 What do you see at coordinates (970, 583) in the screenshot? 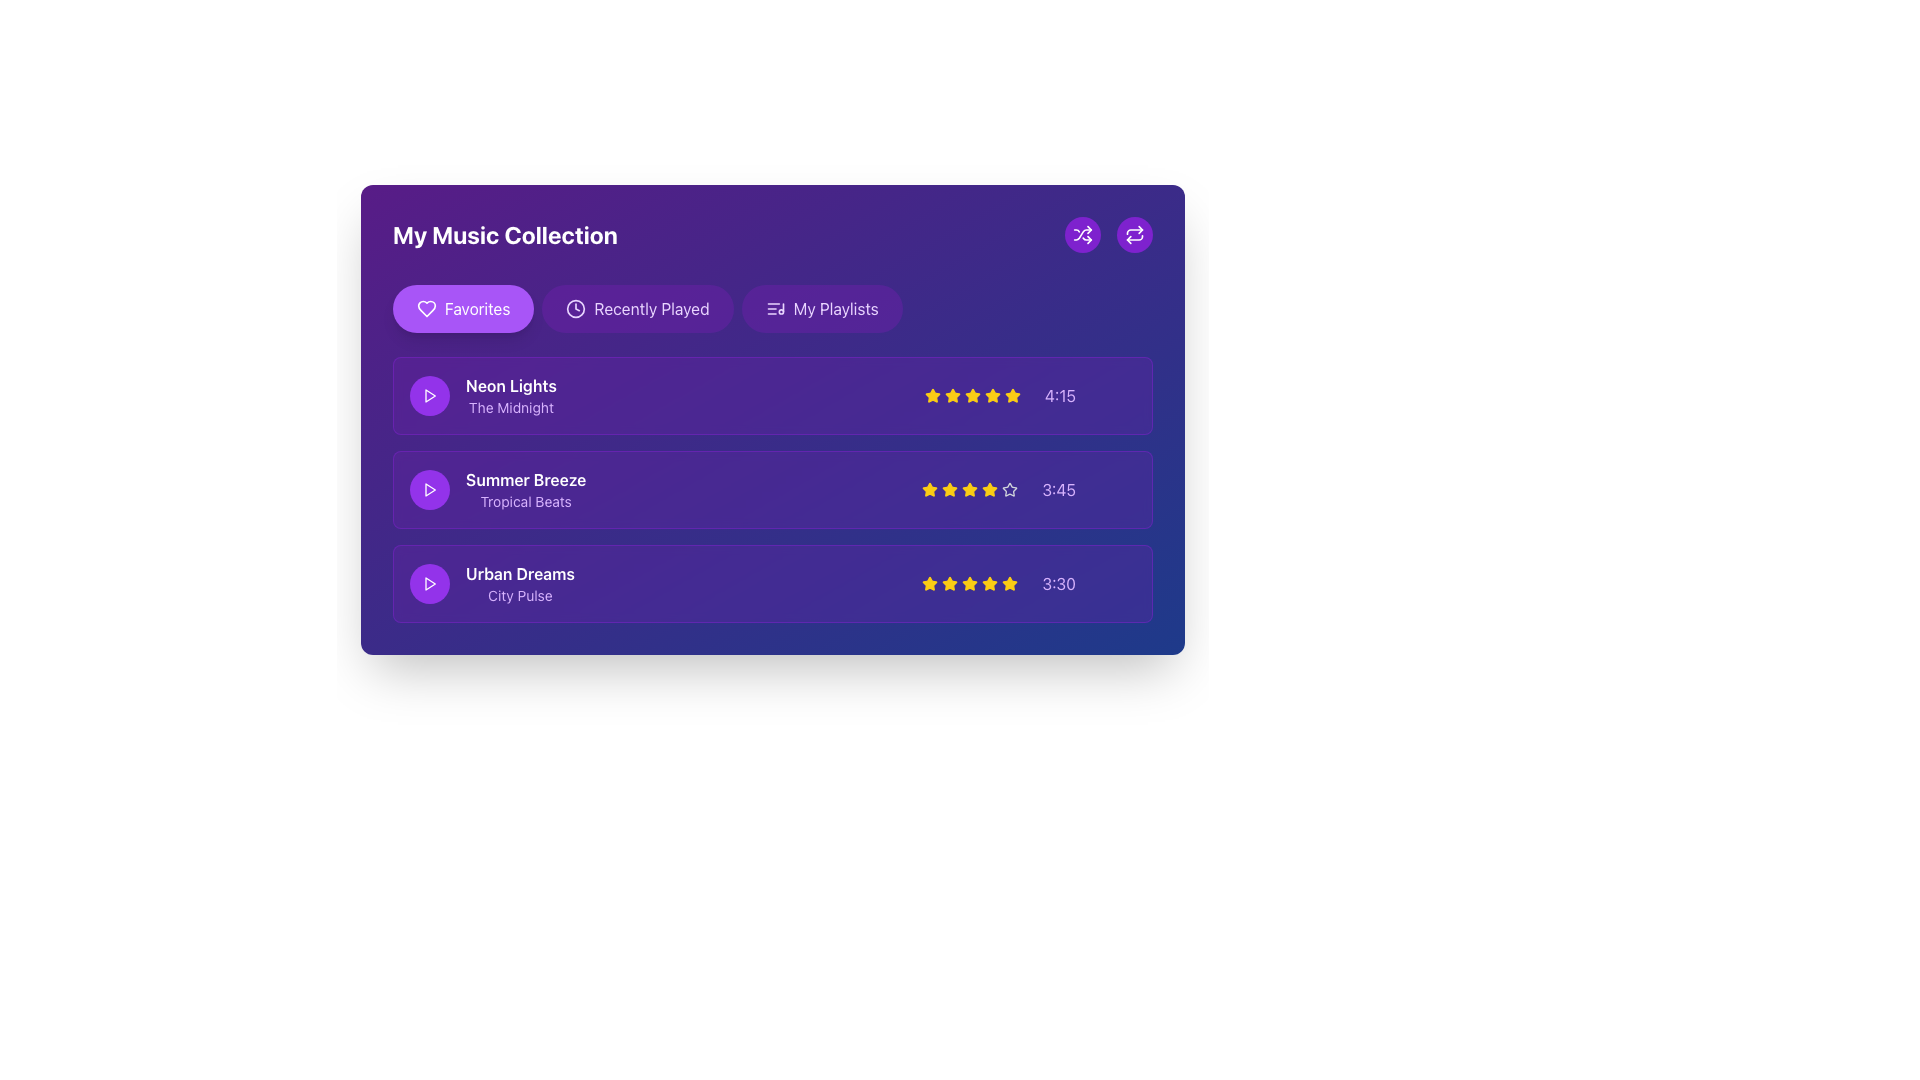
I see `the fourth star icon used for rating, located to the right of the text 'Urban Dreams' in the third row of the song titles table` at bounding box center [970, 583].